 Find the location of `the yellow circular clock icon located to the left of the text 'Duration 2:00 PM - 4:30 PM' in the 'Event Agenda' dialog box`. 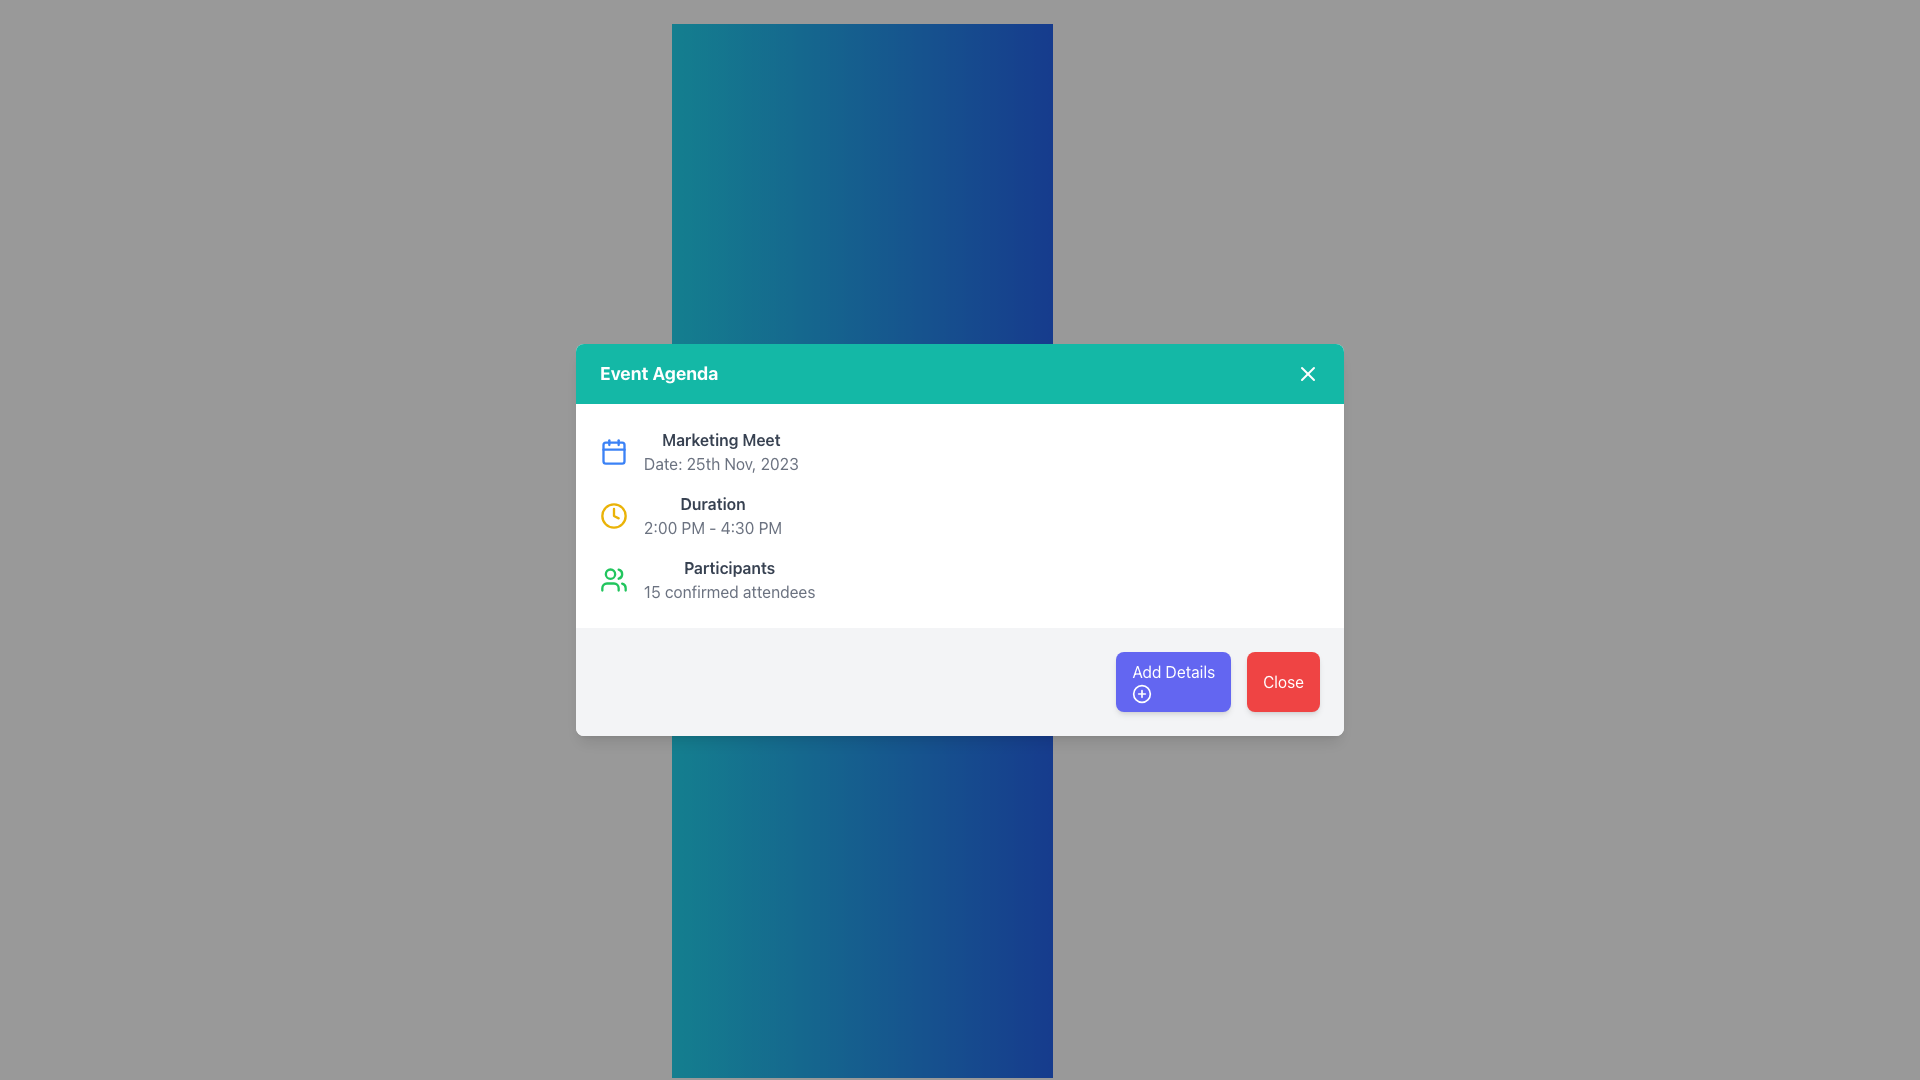

the yellow circular clock icon located to the left of the text 'Duration 2:00 PM - 4:30 PM' in the 'Event Agenda' dialog box is located at coordinates (613, 515).